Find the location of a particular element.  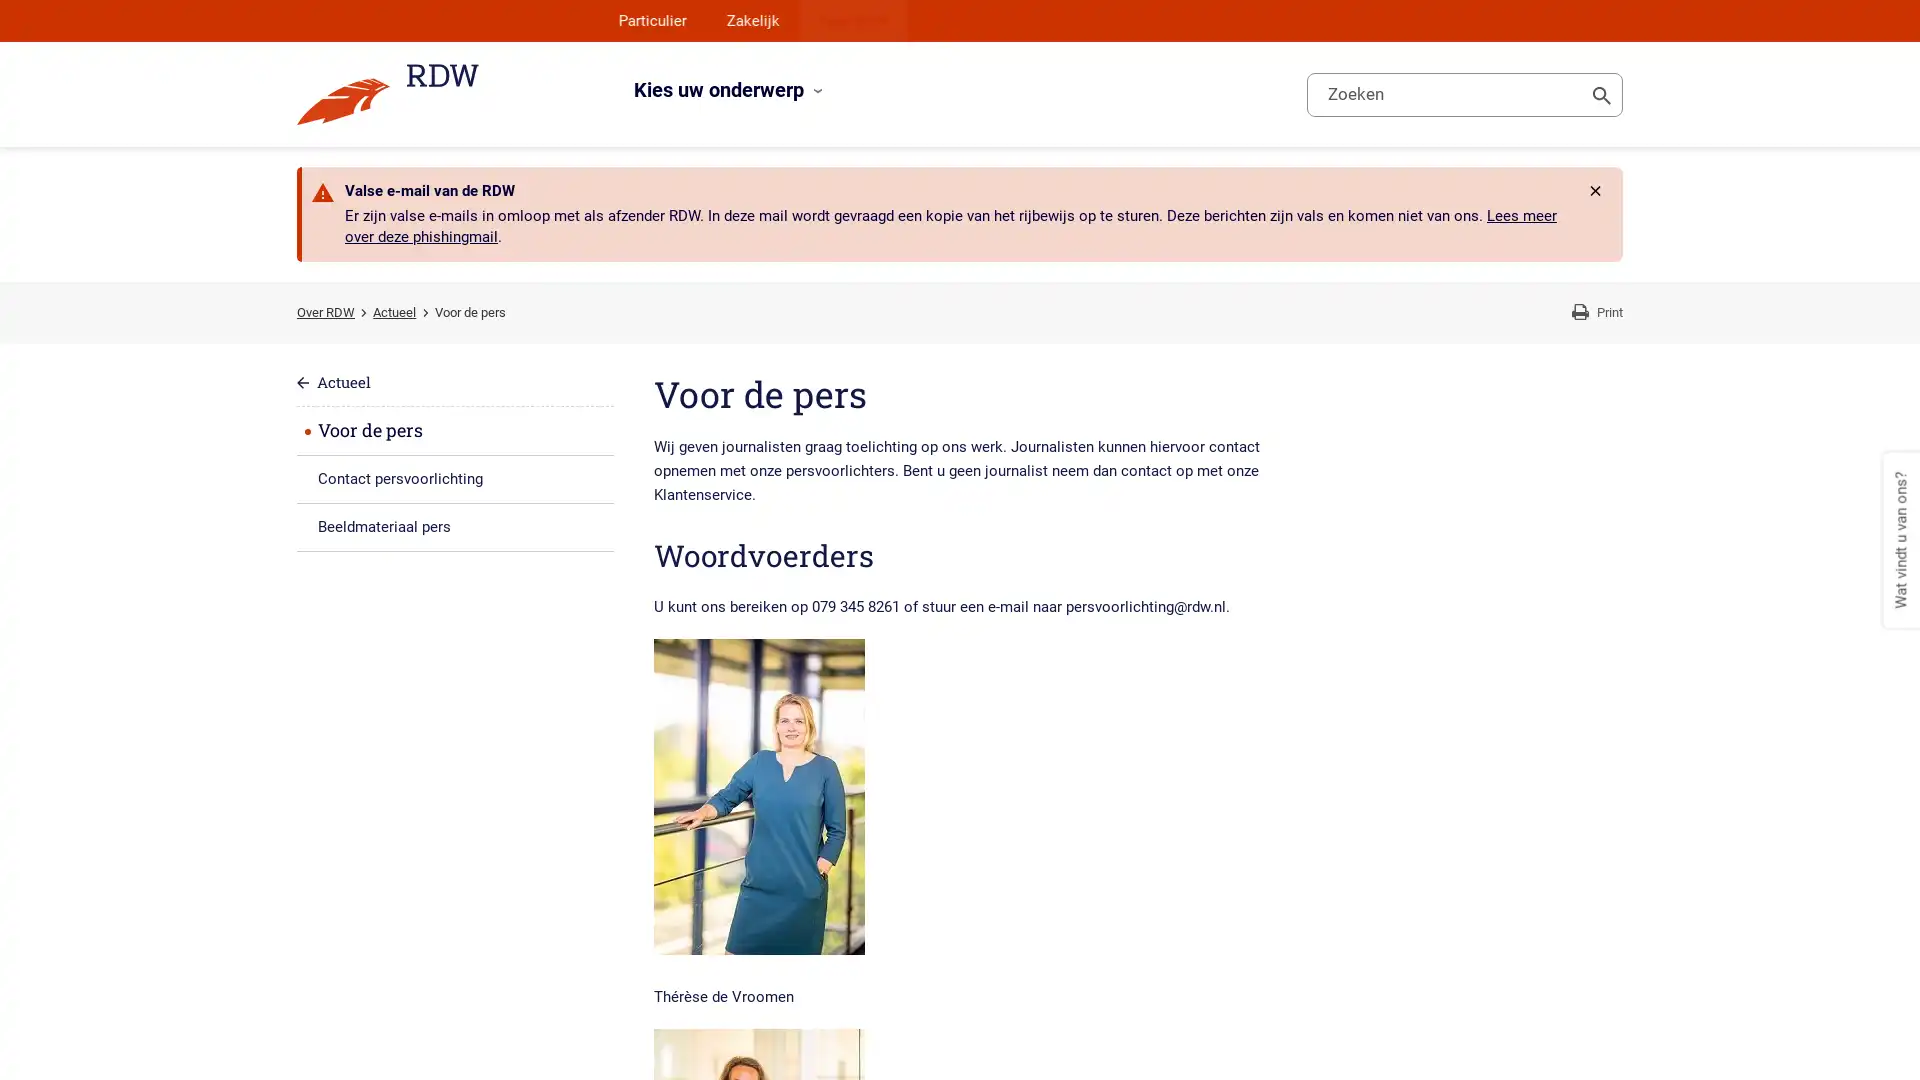

Toon zoeken is located at coordinates (1601, 95).